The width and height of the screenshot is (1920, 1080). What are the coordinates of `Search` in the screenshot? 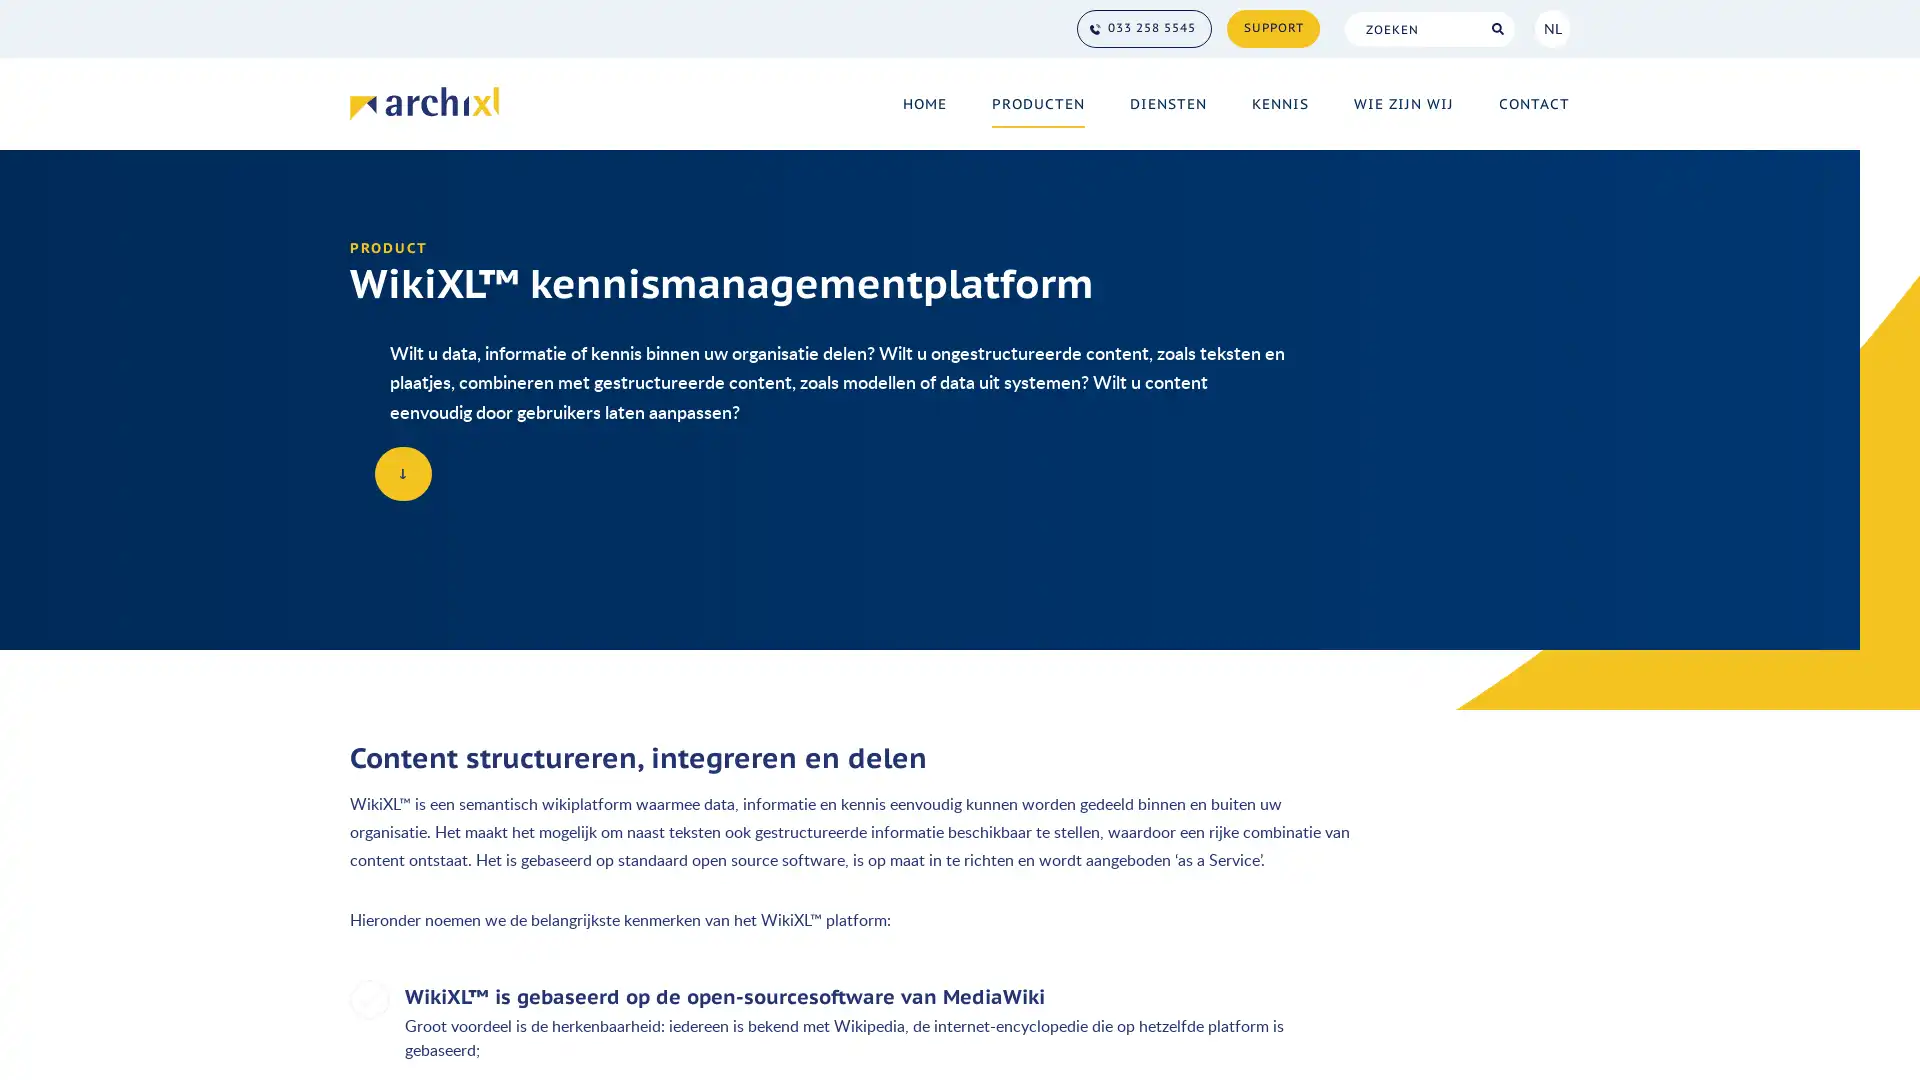 It's located at (1497, 28).